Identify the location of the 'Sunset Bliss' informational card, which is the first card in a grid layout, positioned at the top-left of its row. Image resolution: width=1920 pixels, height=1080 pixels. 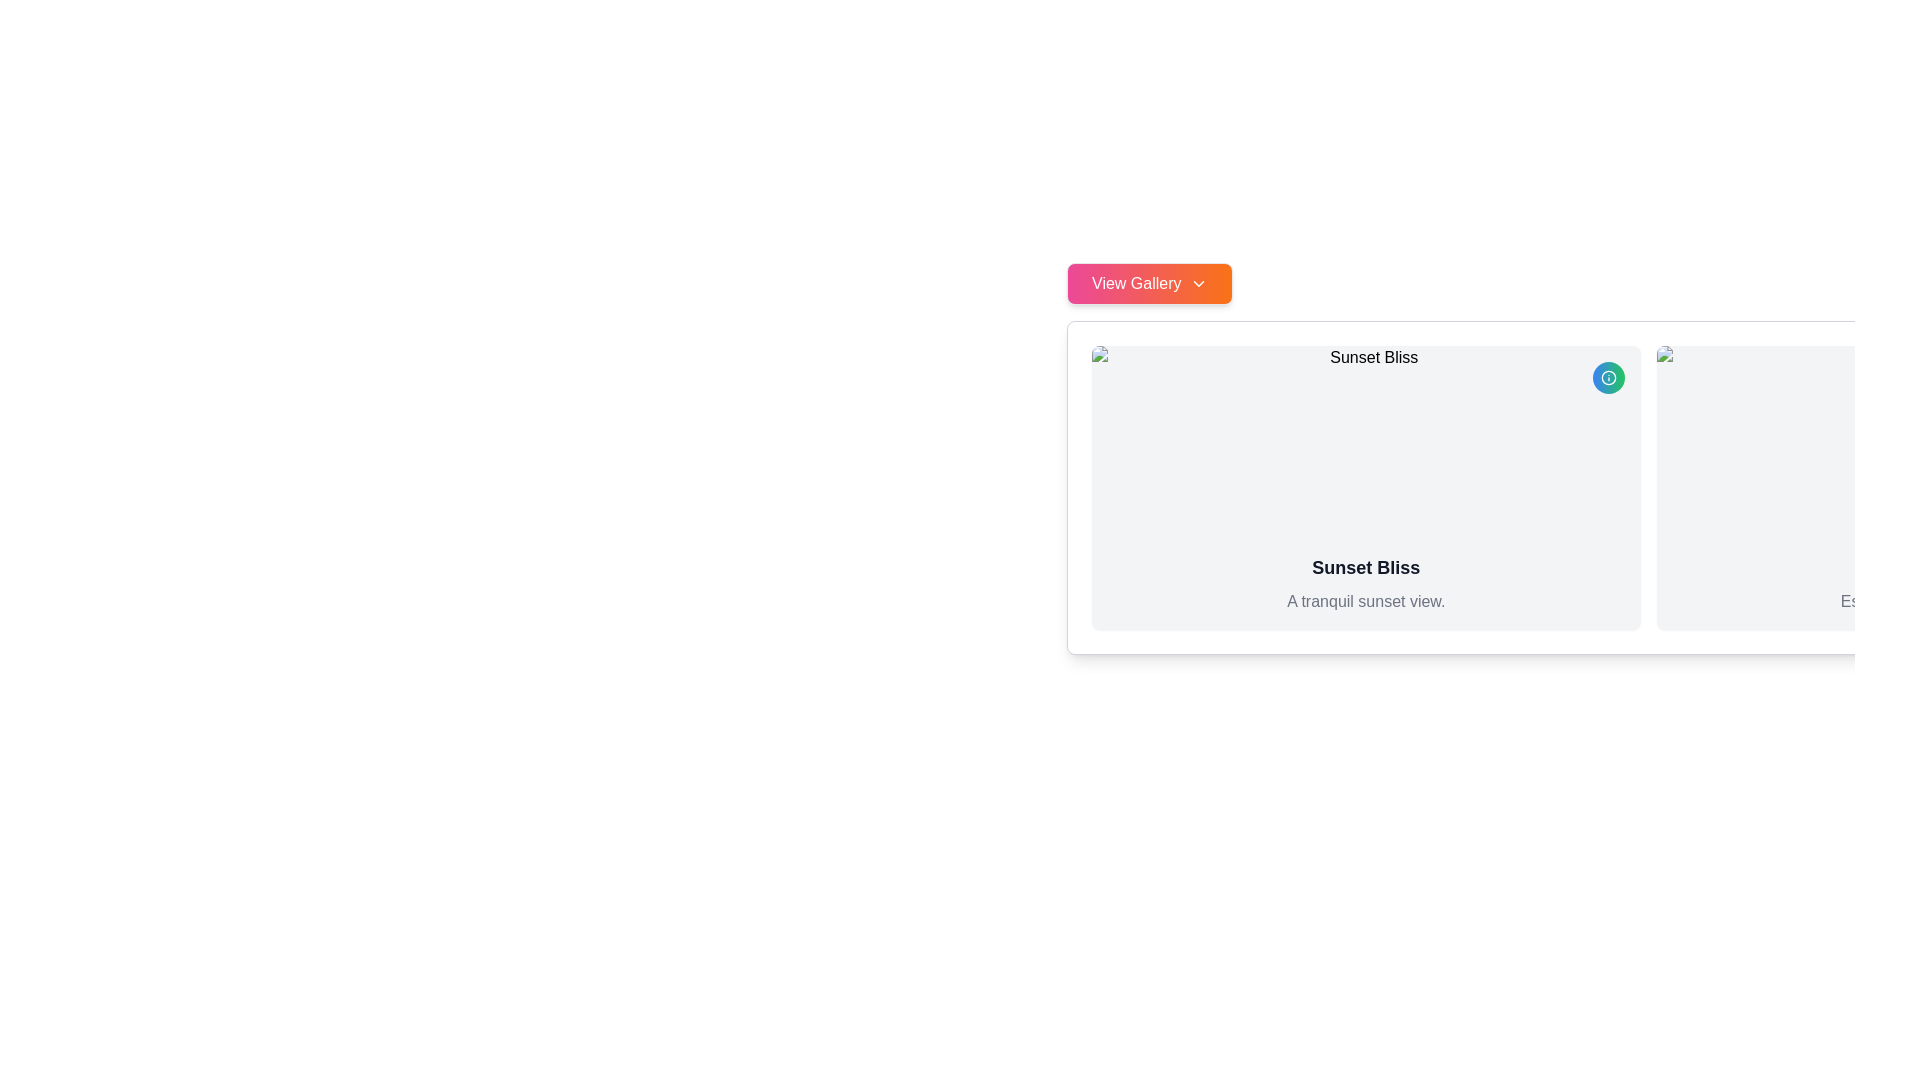
(1365, 488).